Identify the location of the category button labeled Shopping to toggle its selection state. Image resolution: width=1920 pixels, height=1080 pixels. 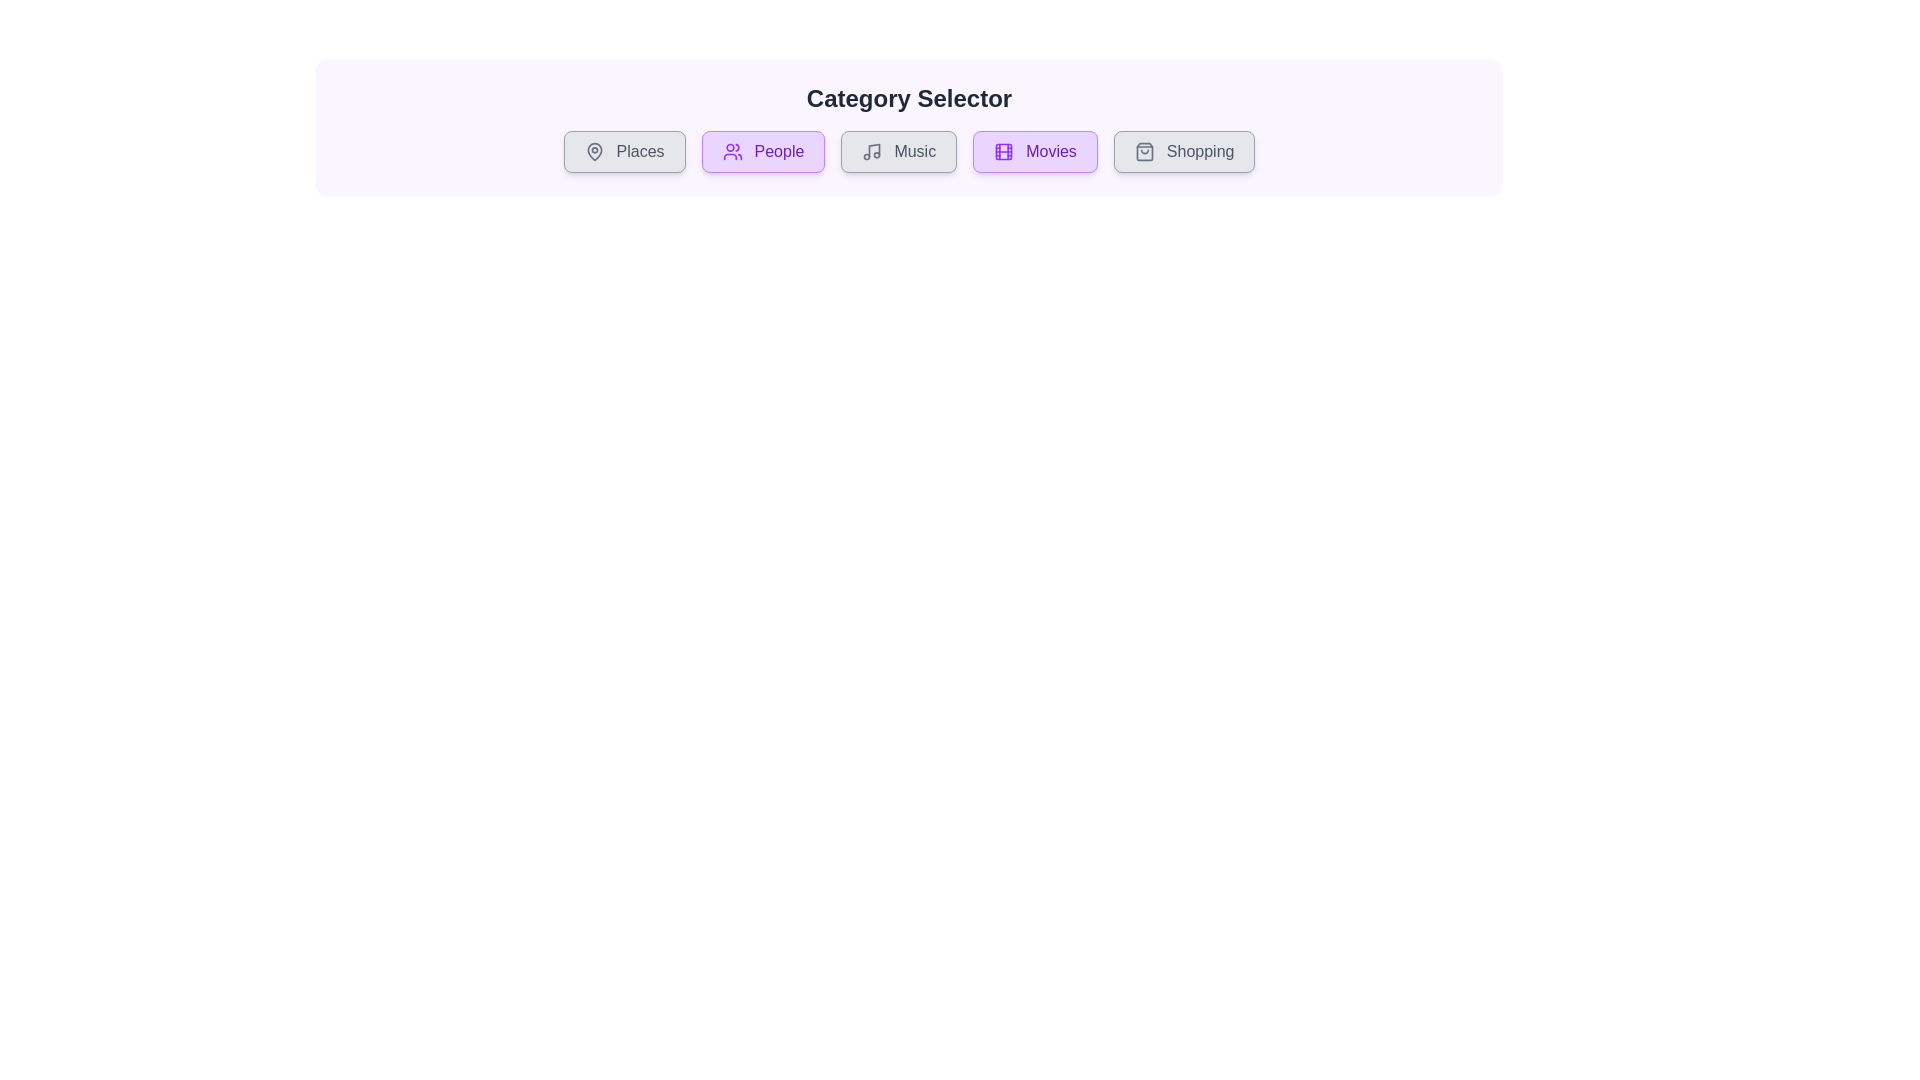
(1184, 150).